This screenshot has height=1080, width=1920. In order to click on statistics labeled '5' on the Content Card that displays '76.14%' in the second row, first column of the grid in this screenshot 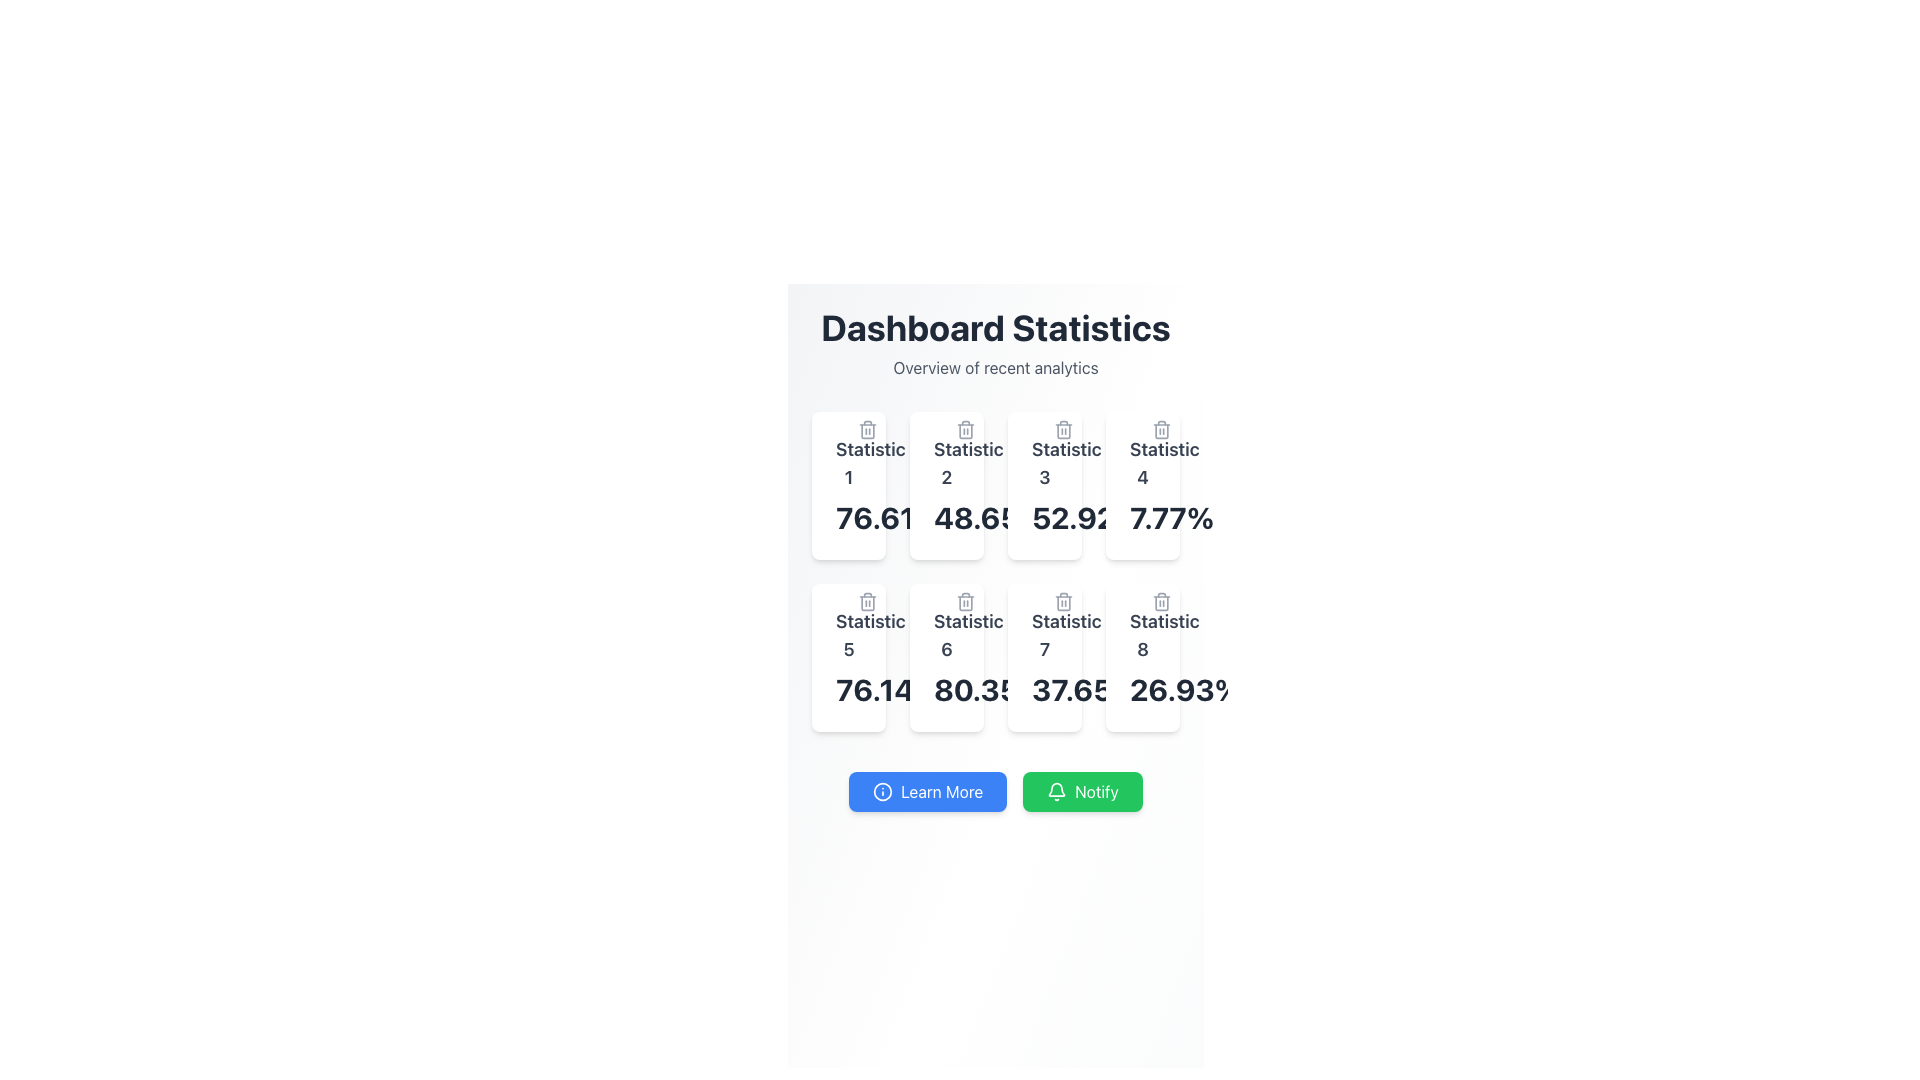, I will do `click(849, 658)`.